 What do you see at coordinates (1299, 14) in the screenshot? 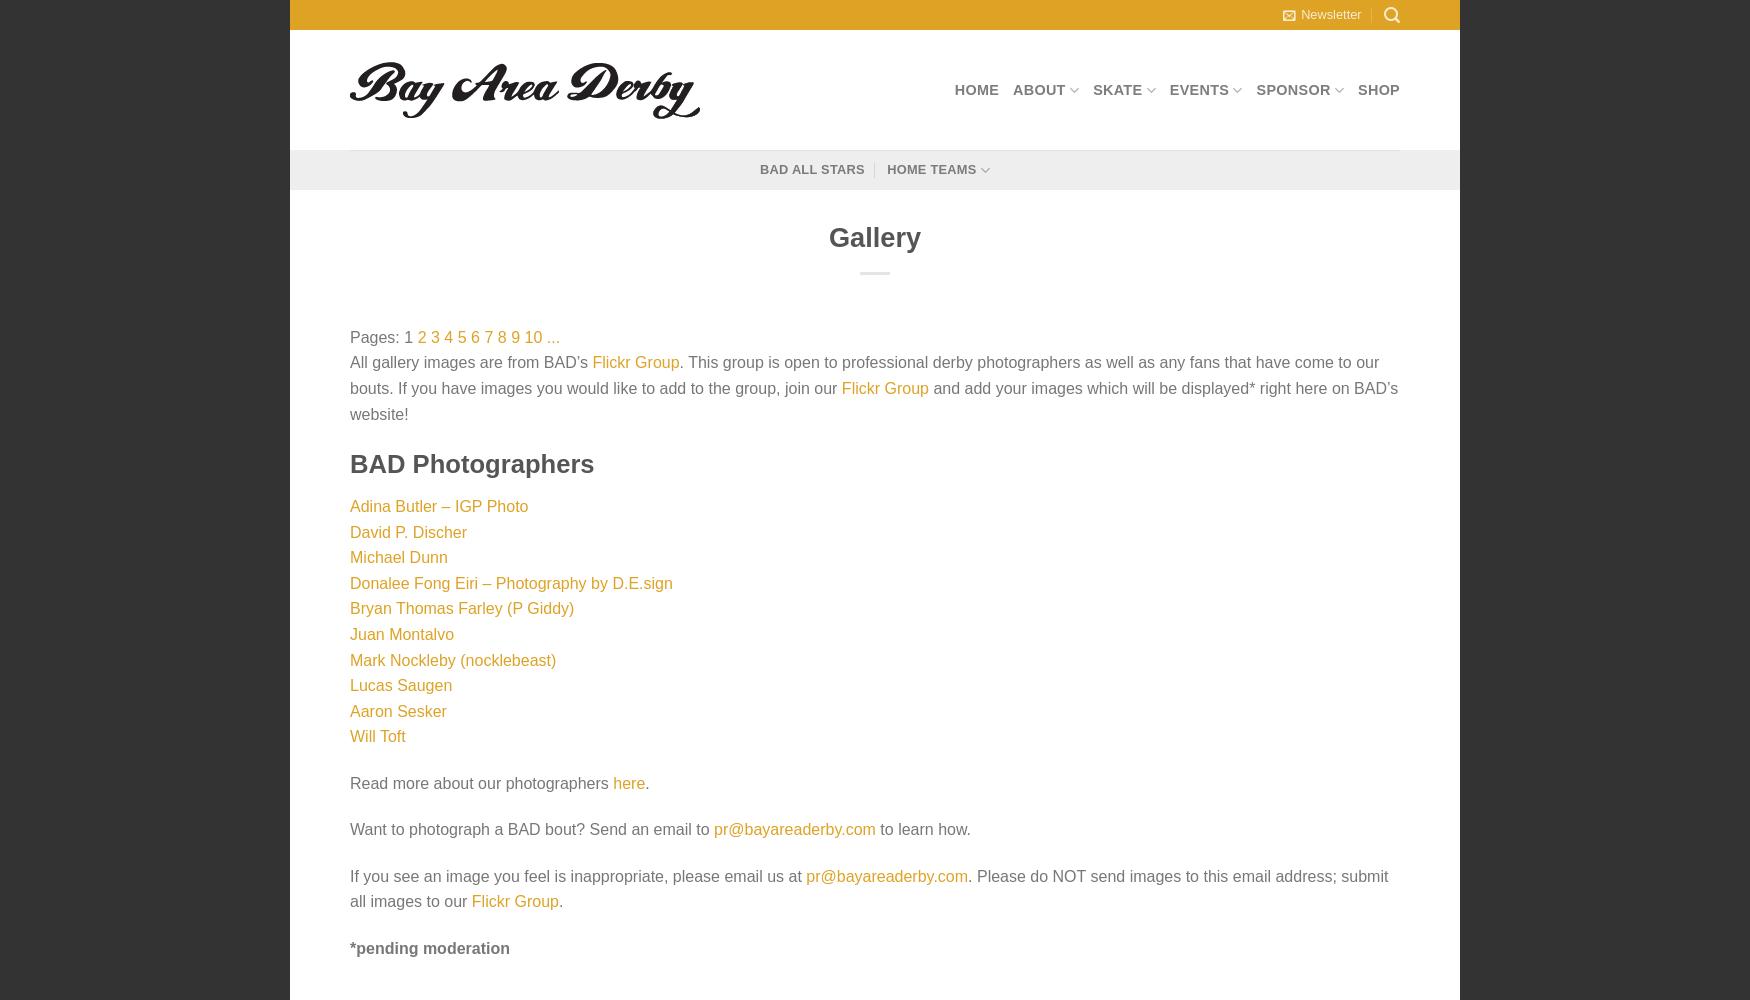
I see `'Newsletter'` at bounding box center [1299, 14].